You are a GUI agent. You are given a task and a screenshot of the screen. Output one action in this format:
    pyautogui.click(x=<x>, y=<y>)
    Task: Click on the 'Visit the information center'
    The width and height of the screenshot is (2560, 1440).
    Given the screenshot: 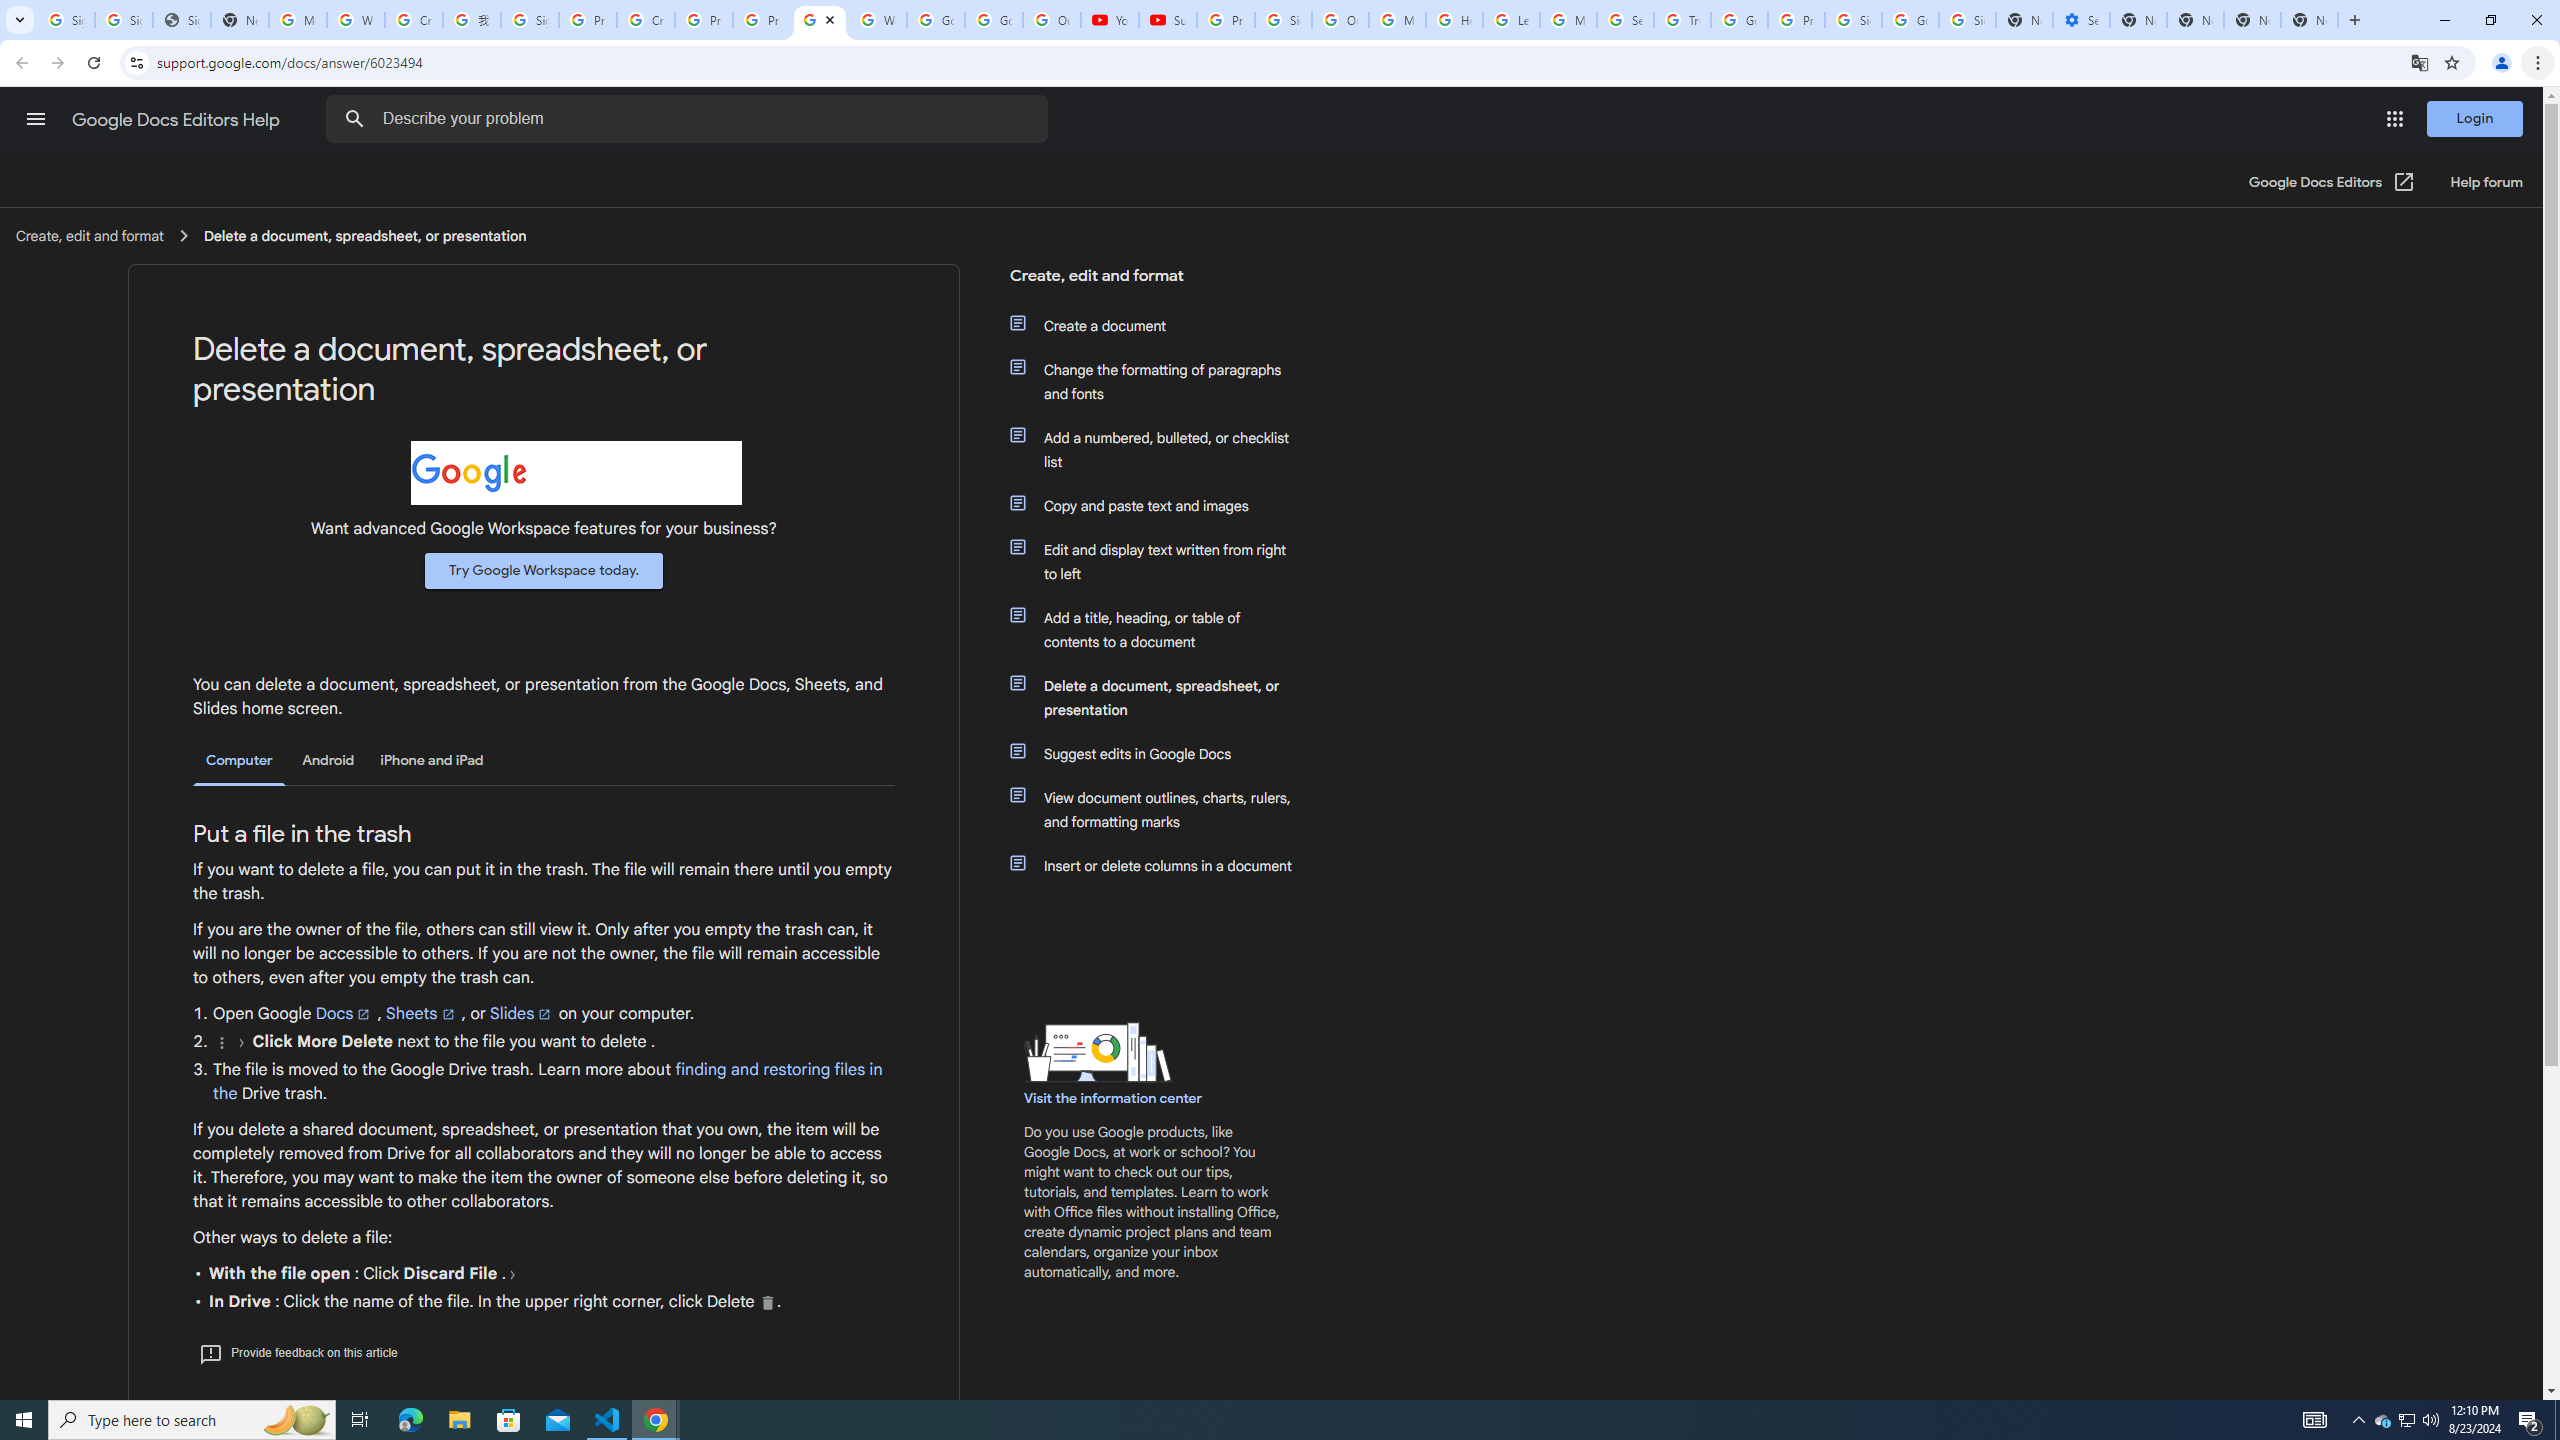 What is the action you would take?
    pyautogui.click(x=1112, y=1098)
    